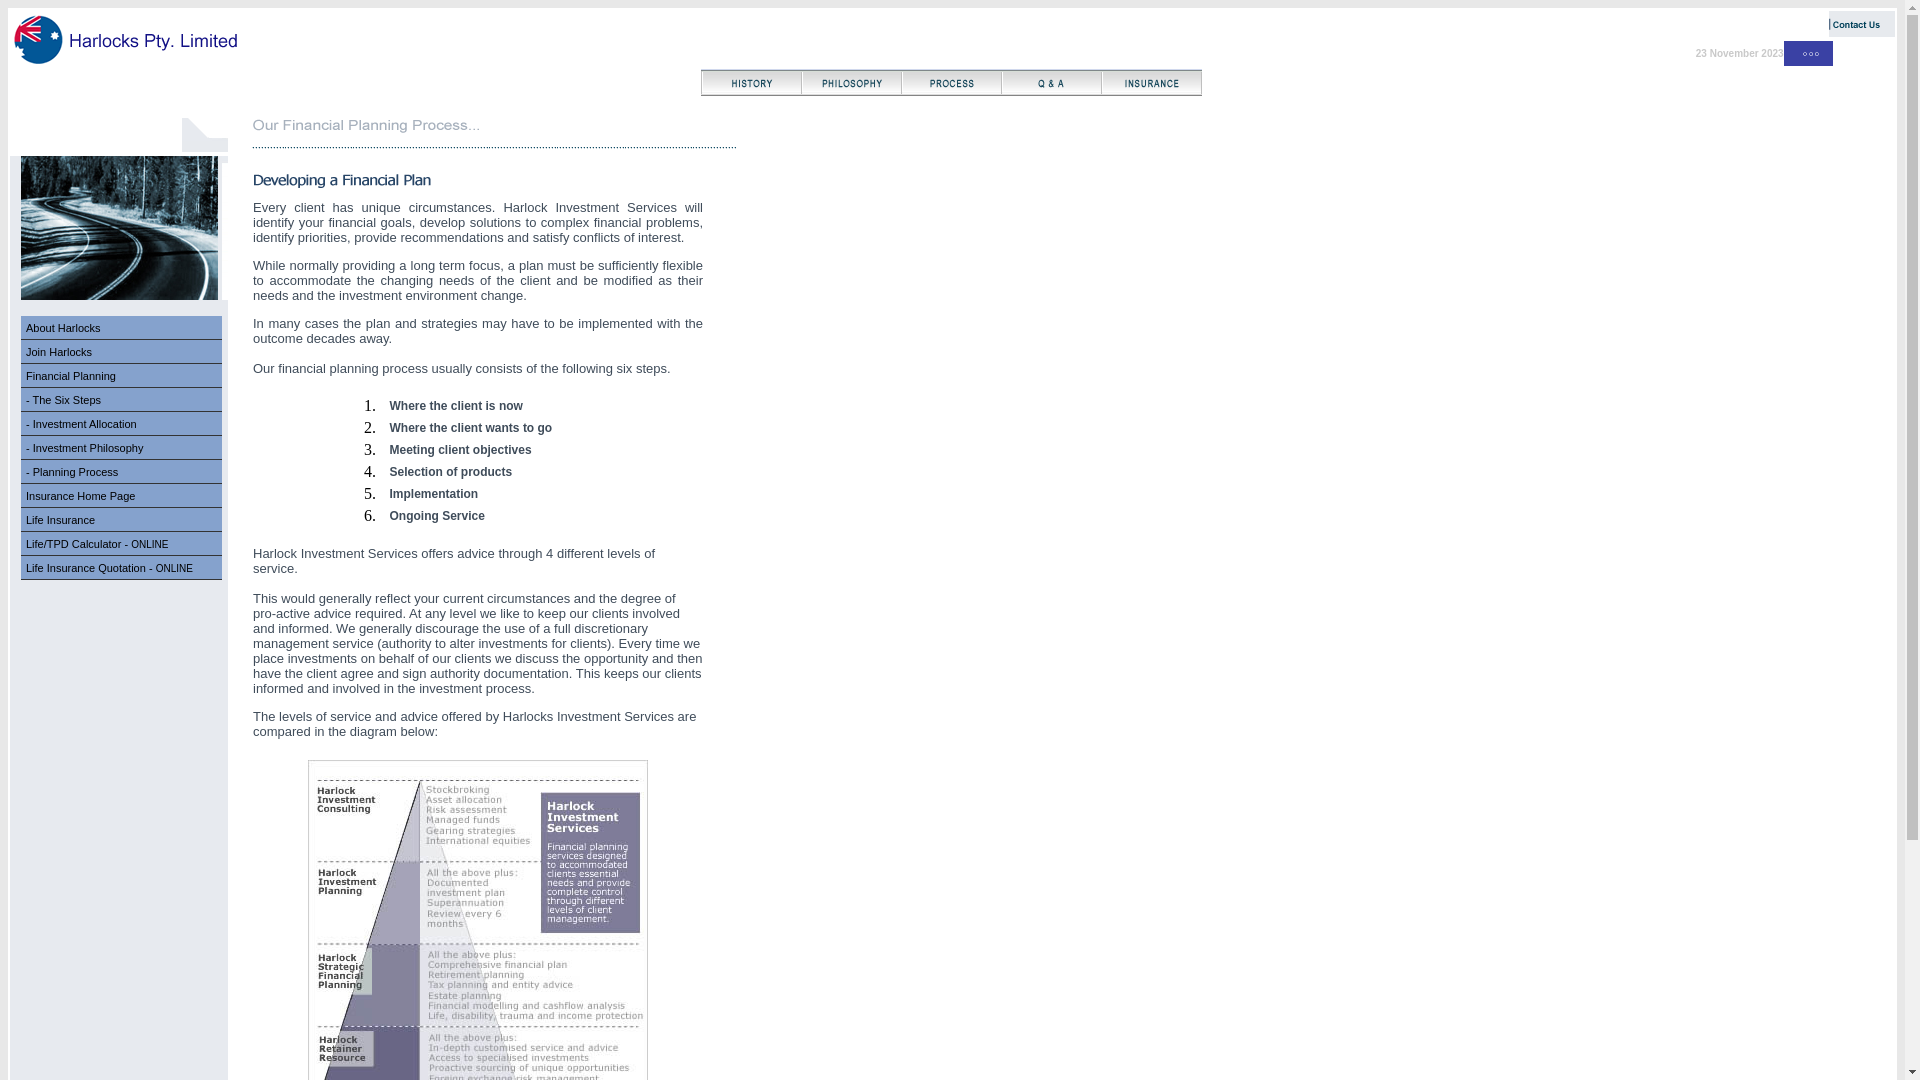 Image resolution: width=1920 pixels, height=1080 pixels. What do you see at coordinates (60, 519) in the screenshot?
I see `'Life Insurance'` at bounding box center [60, 519].